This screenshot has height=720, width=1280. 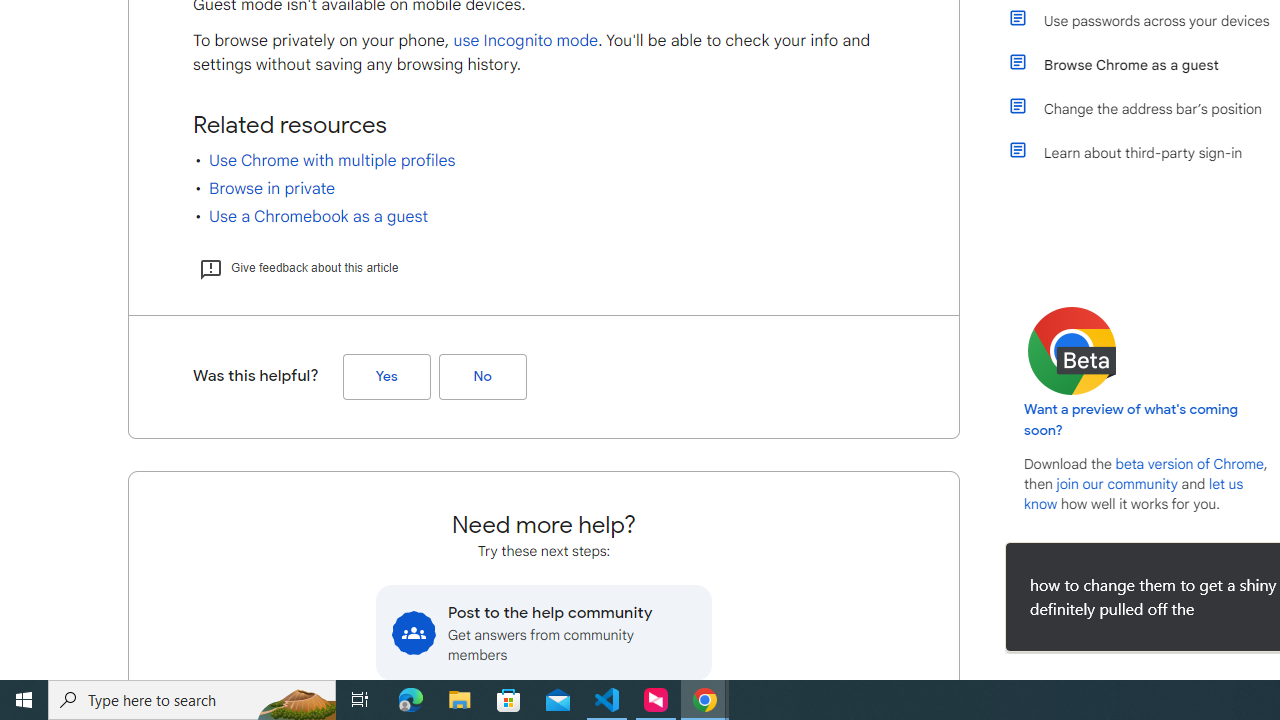 What do you see at coordinates (526, 41) in the screenshot?
I see `'use Incognito mode'` at bounding box center [526, 41].